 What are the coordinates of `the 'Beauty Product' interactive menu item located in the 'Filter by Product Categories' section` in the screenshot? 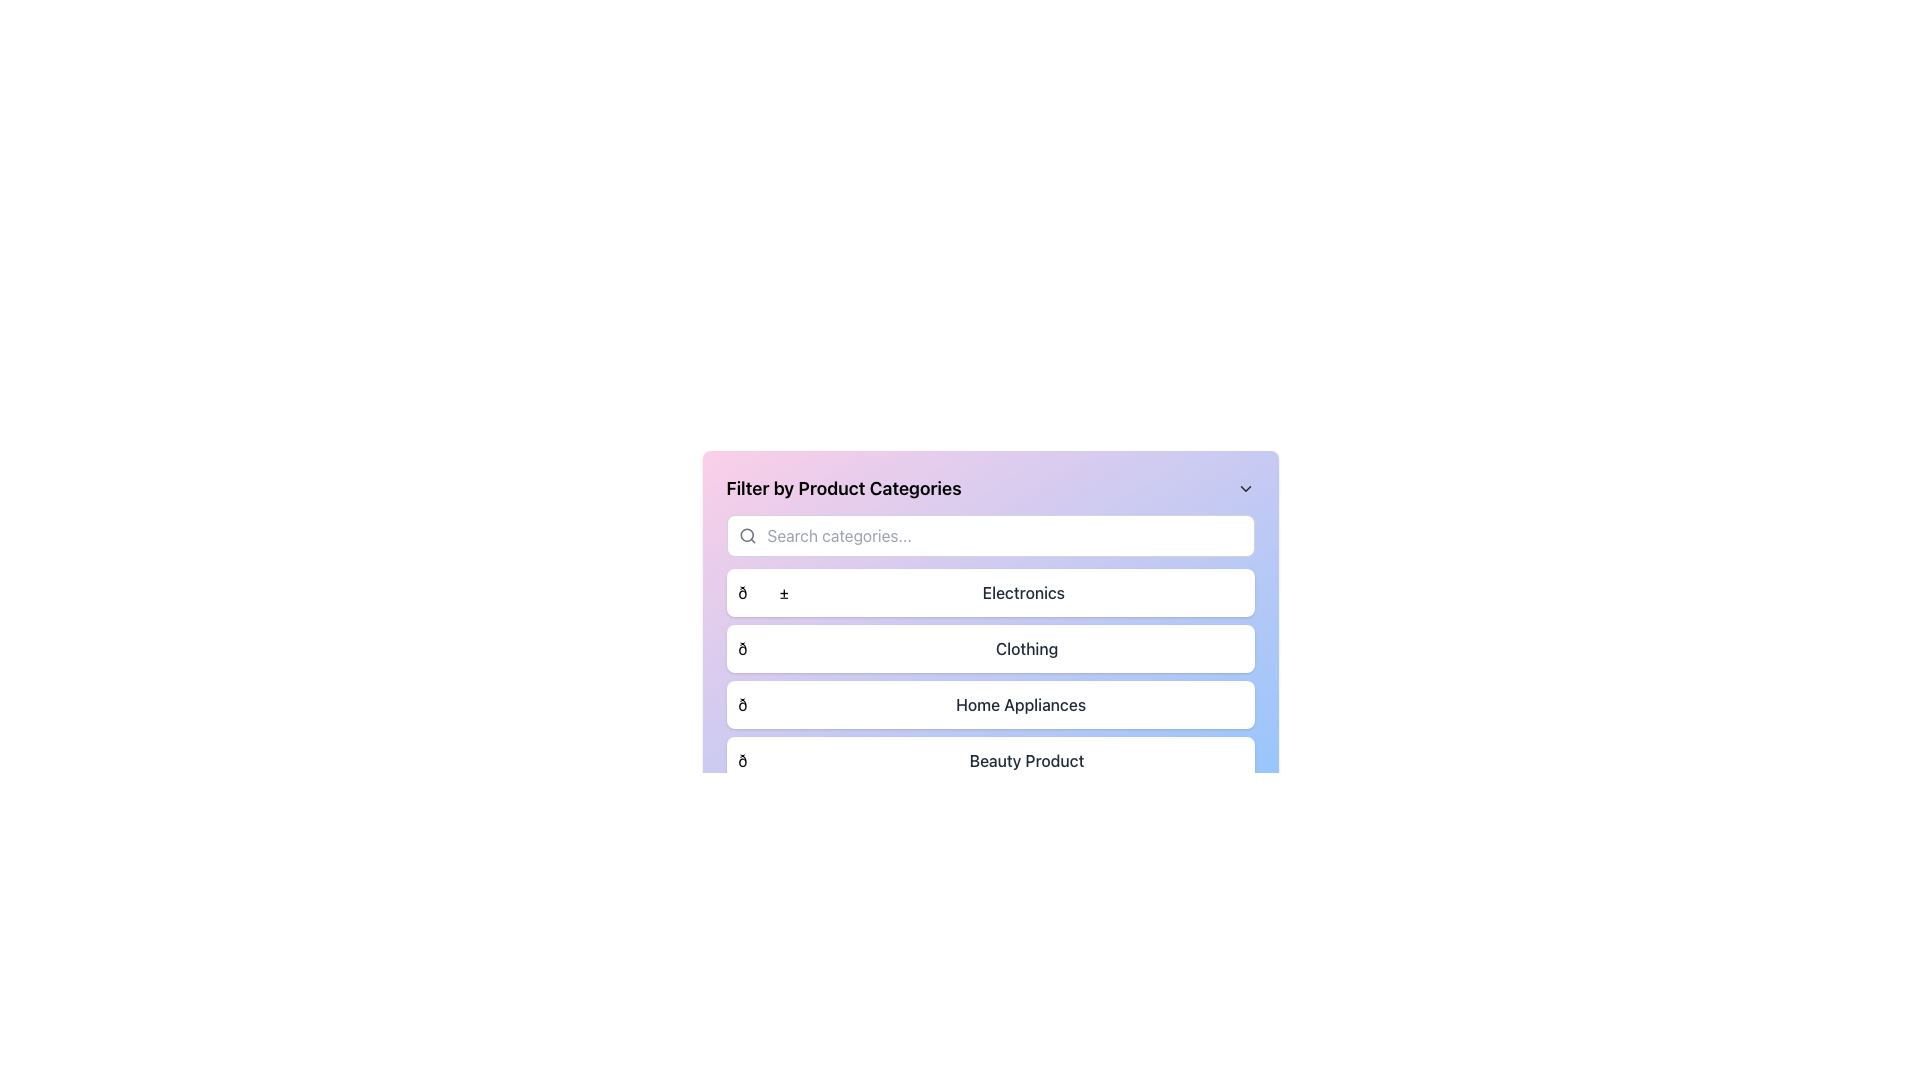 It's located at (990, 760).